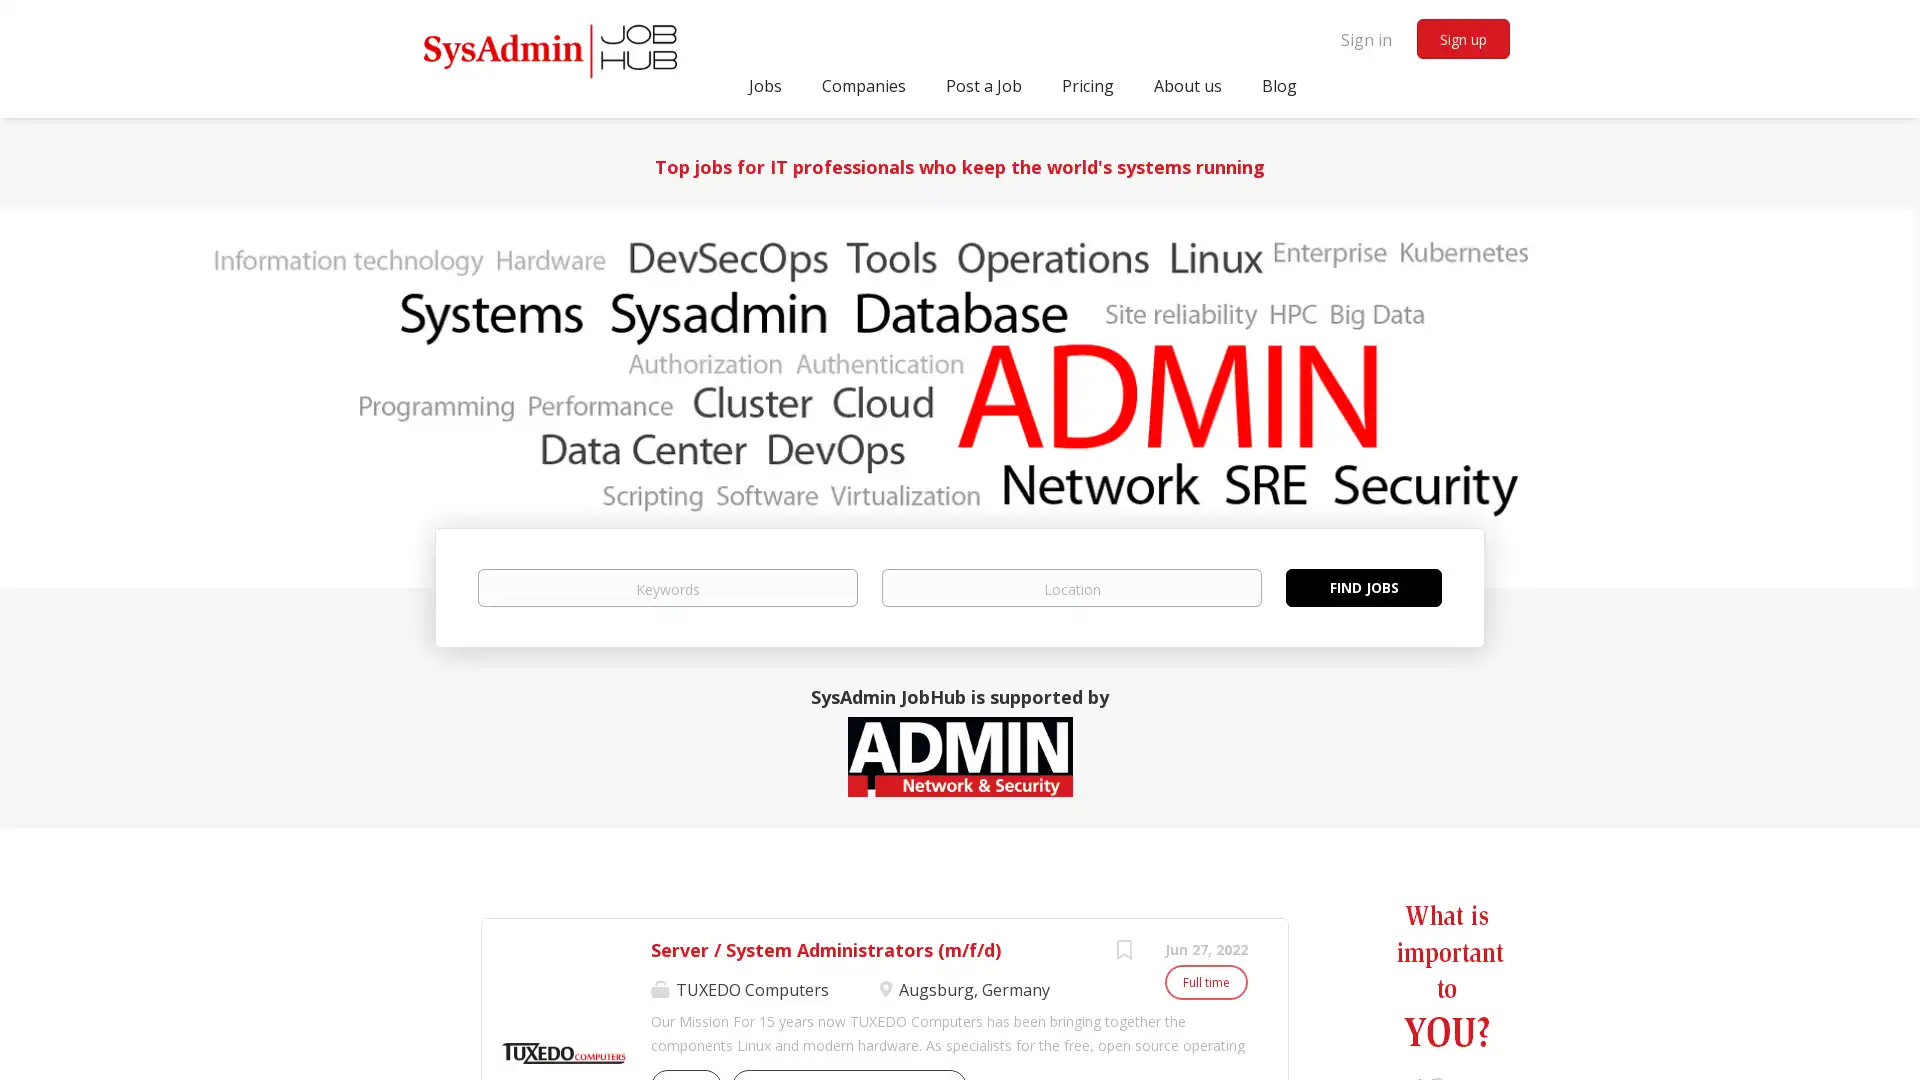 The width and height of the screenshot is (1920, 1080). I want to click on Find Jobs, so click(1362, 585).